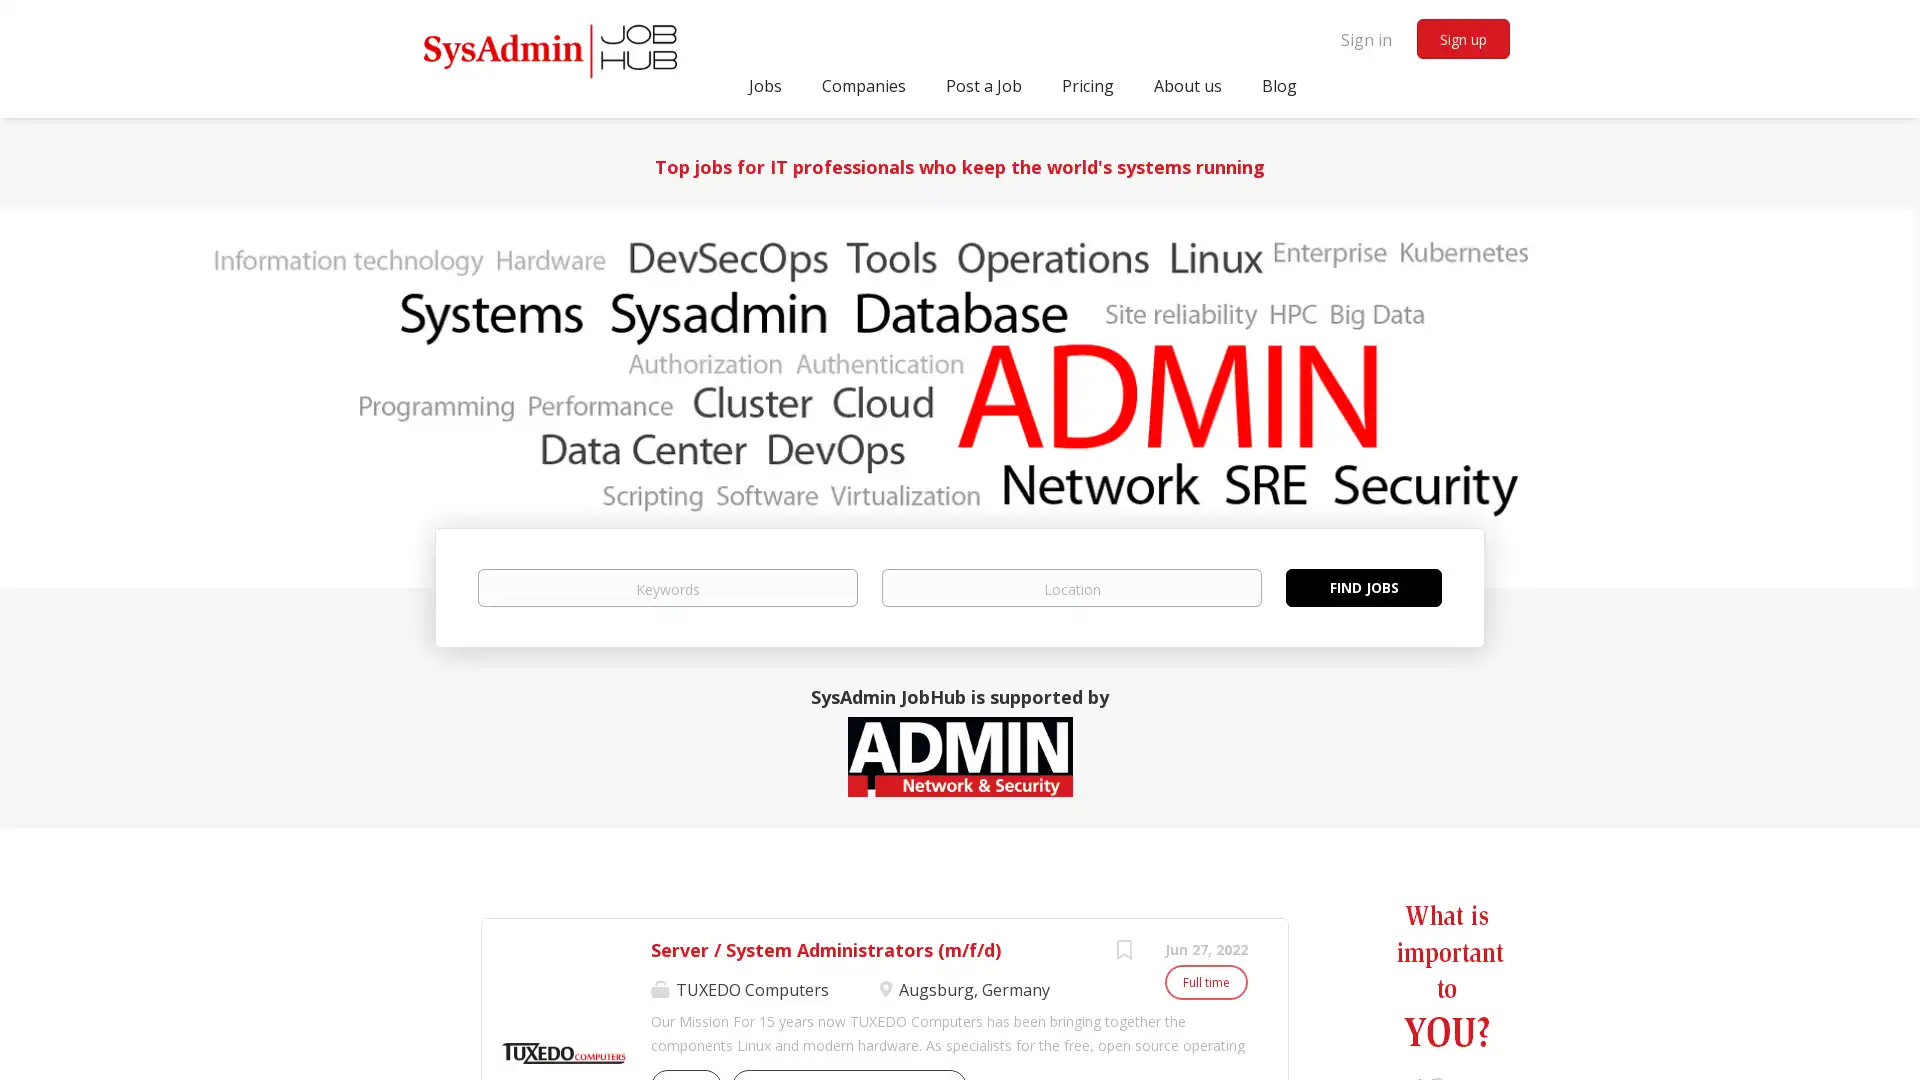 The width and height of the screenshot is (1920, 1080). I want to click on Find Jobs, so click(1362, 585).